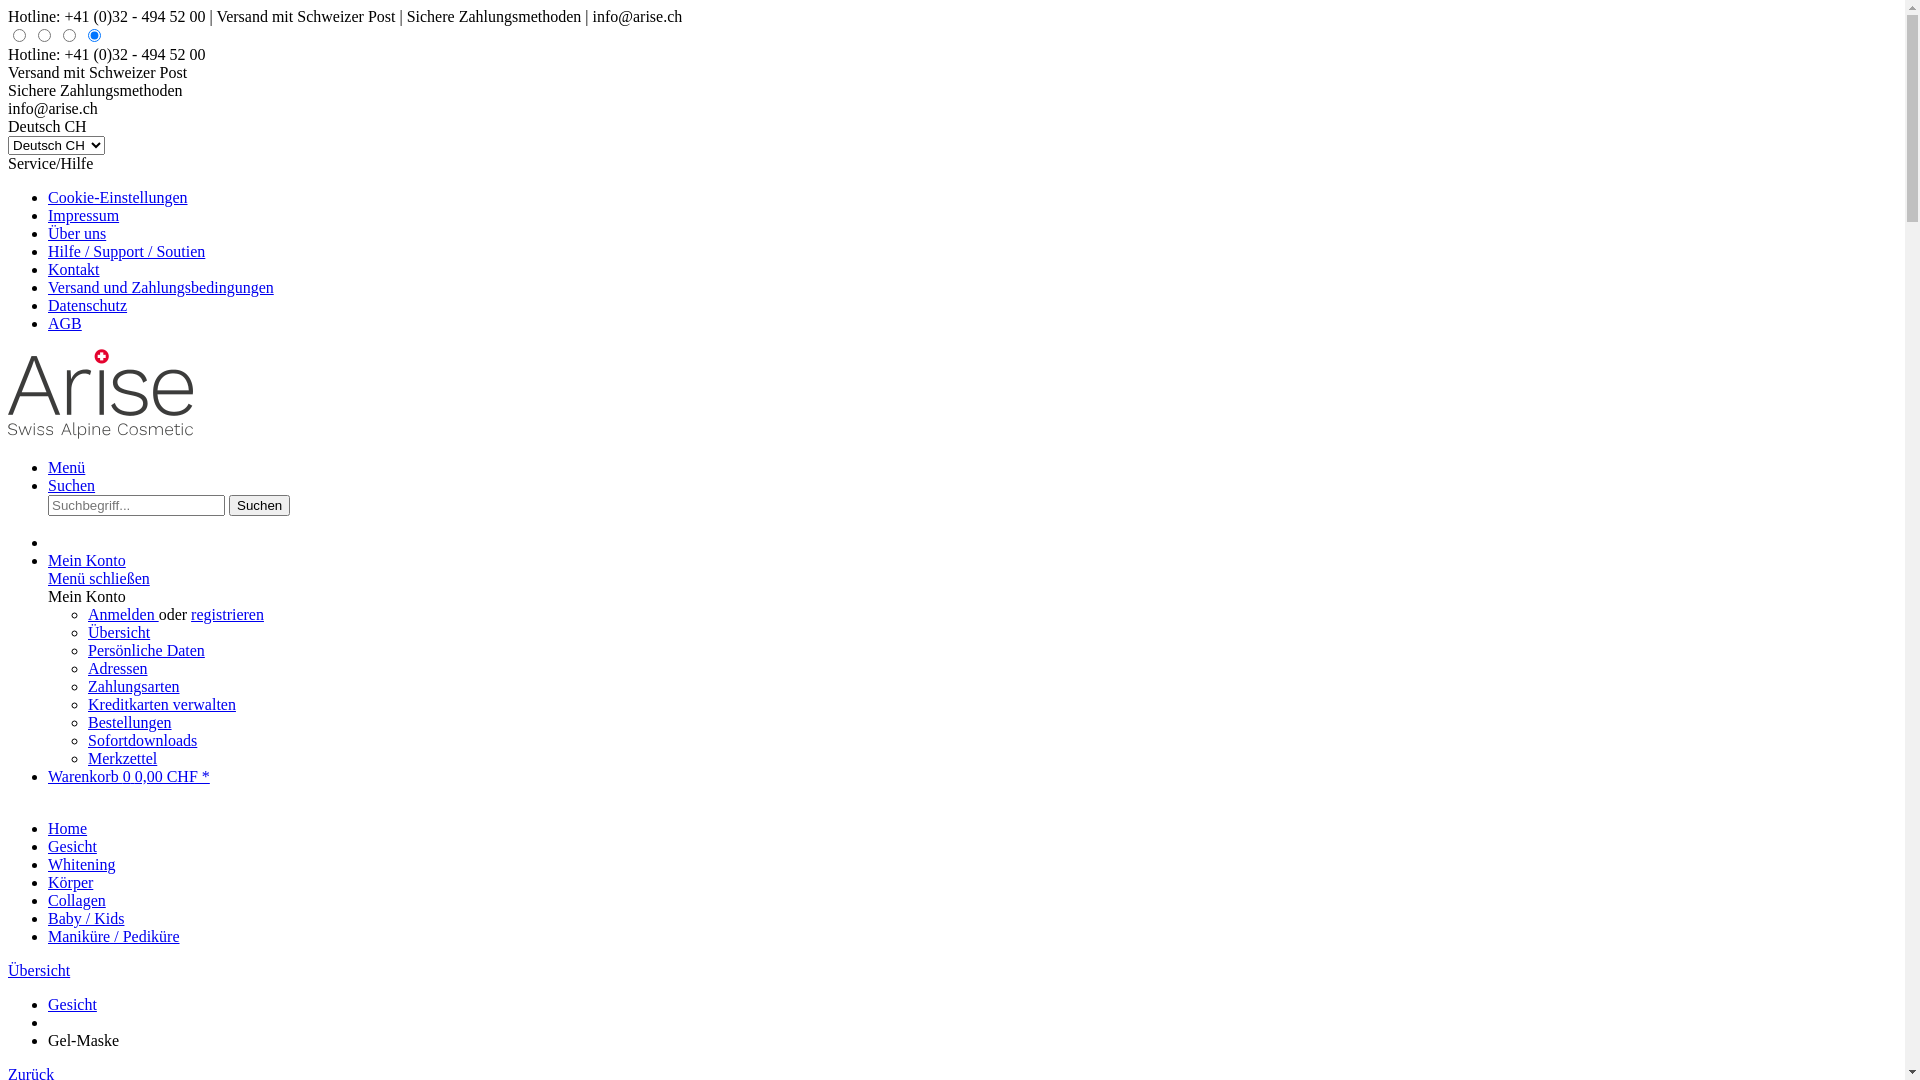  I want to click on 'Merkzettel', so click(86, 758).